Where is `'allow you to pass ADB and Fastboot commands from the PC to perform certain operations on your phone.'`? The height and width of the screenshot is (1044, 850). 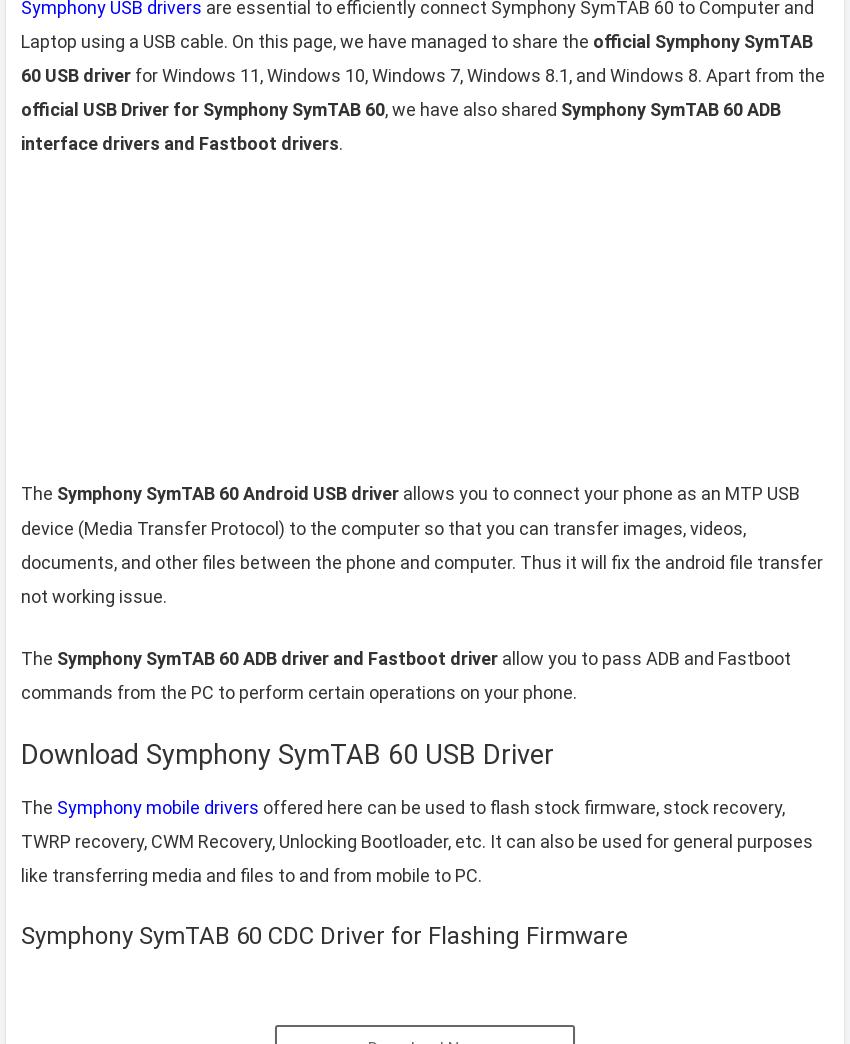
'allow you to pass ADB and Fastboot commands from the PC to perform certain operations on your phone.' is located at coordinates (405, 674).